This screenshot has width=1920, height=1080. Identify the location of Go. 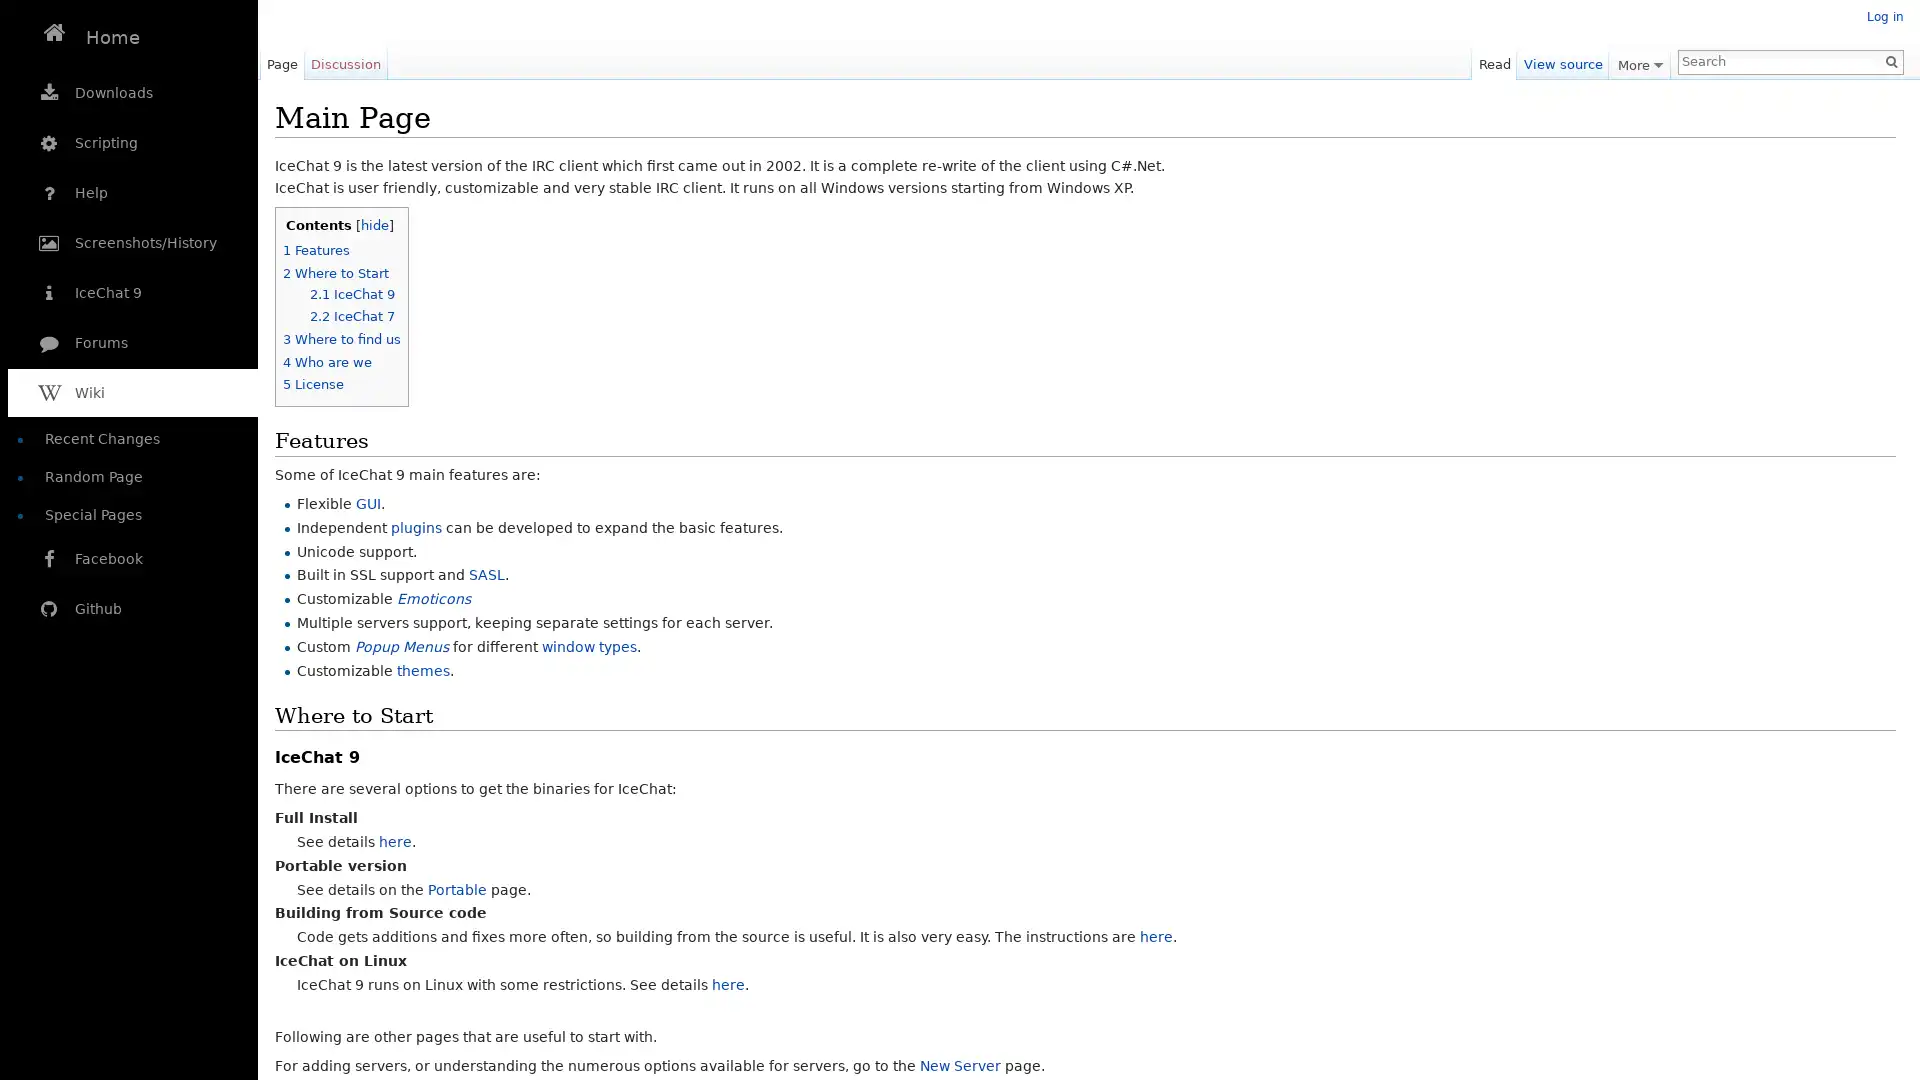
(1890, 60).